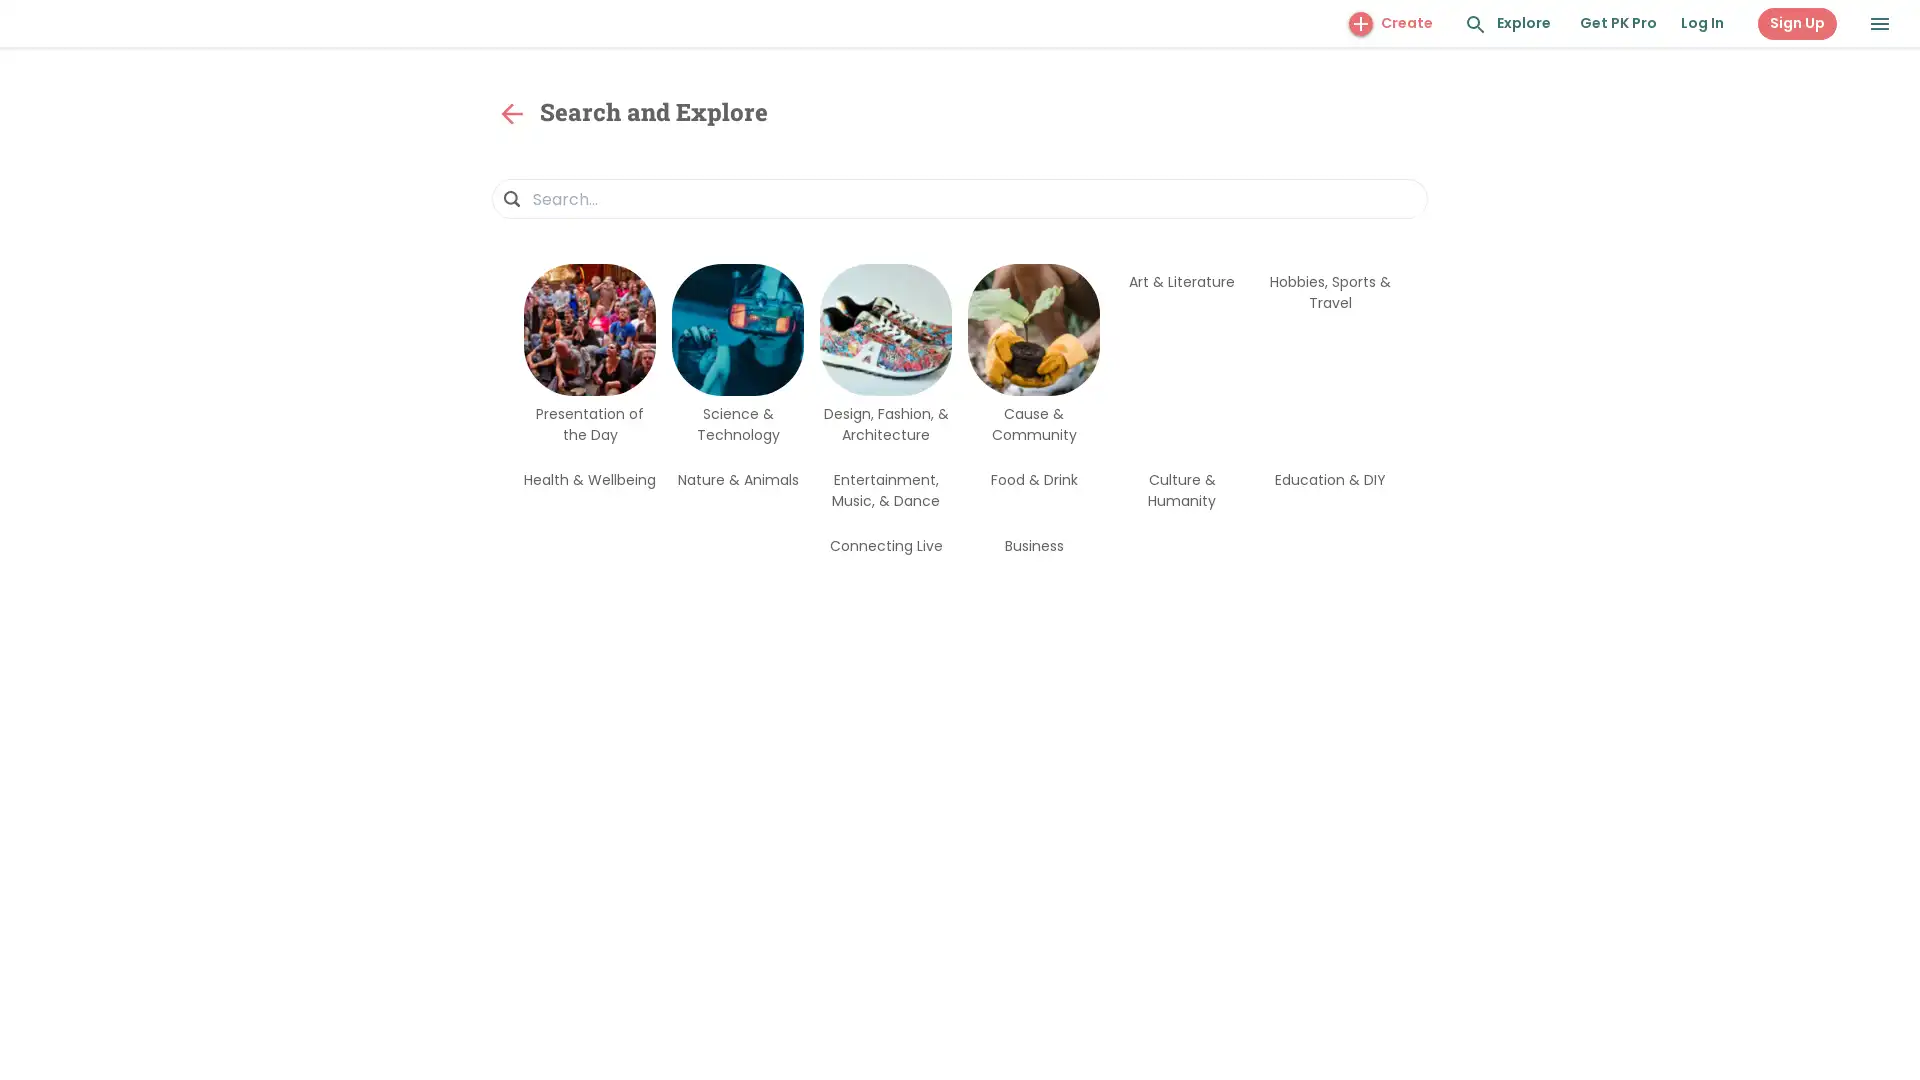 Image resolution: width=1920 pixels, height=1080 pixels. What do you see at coordinates (1476, 24) in the screenshot?
I see `Search and Explore` at bounding box center [1476, 24].